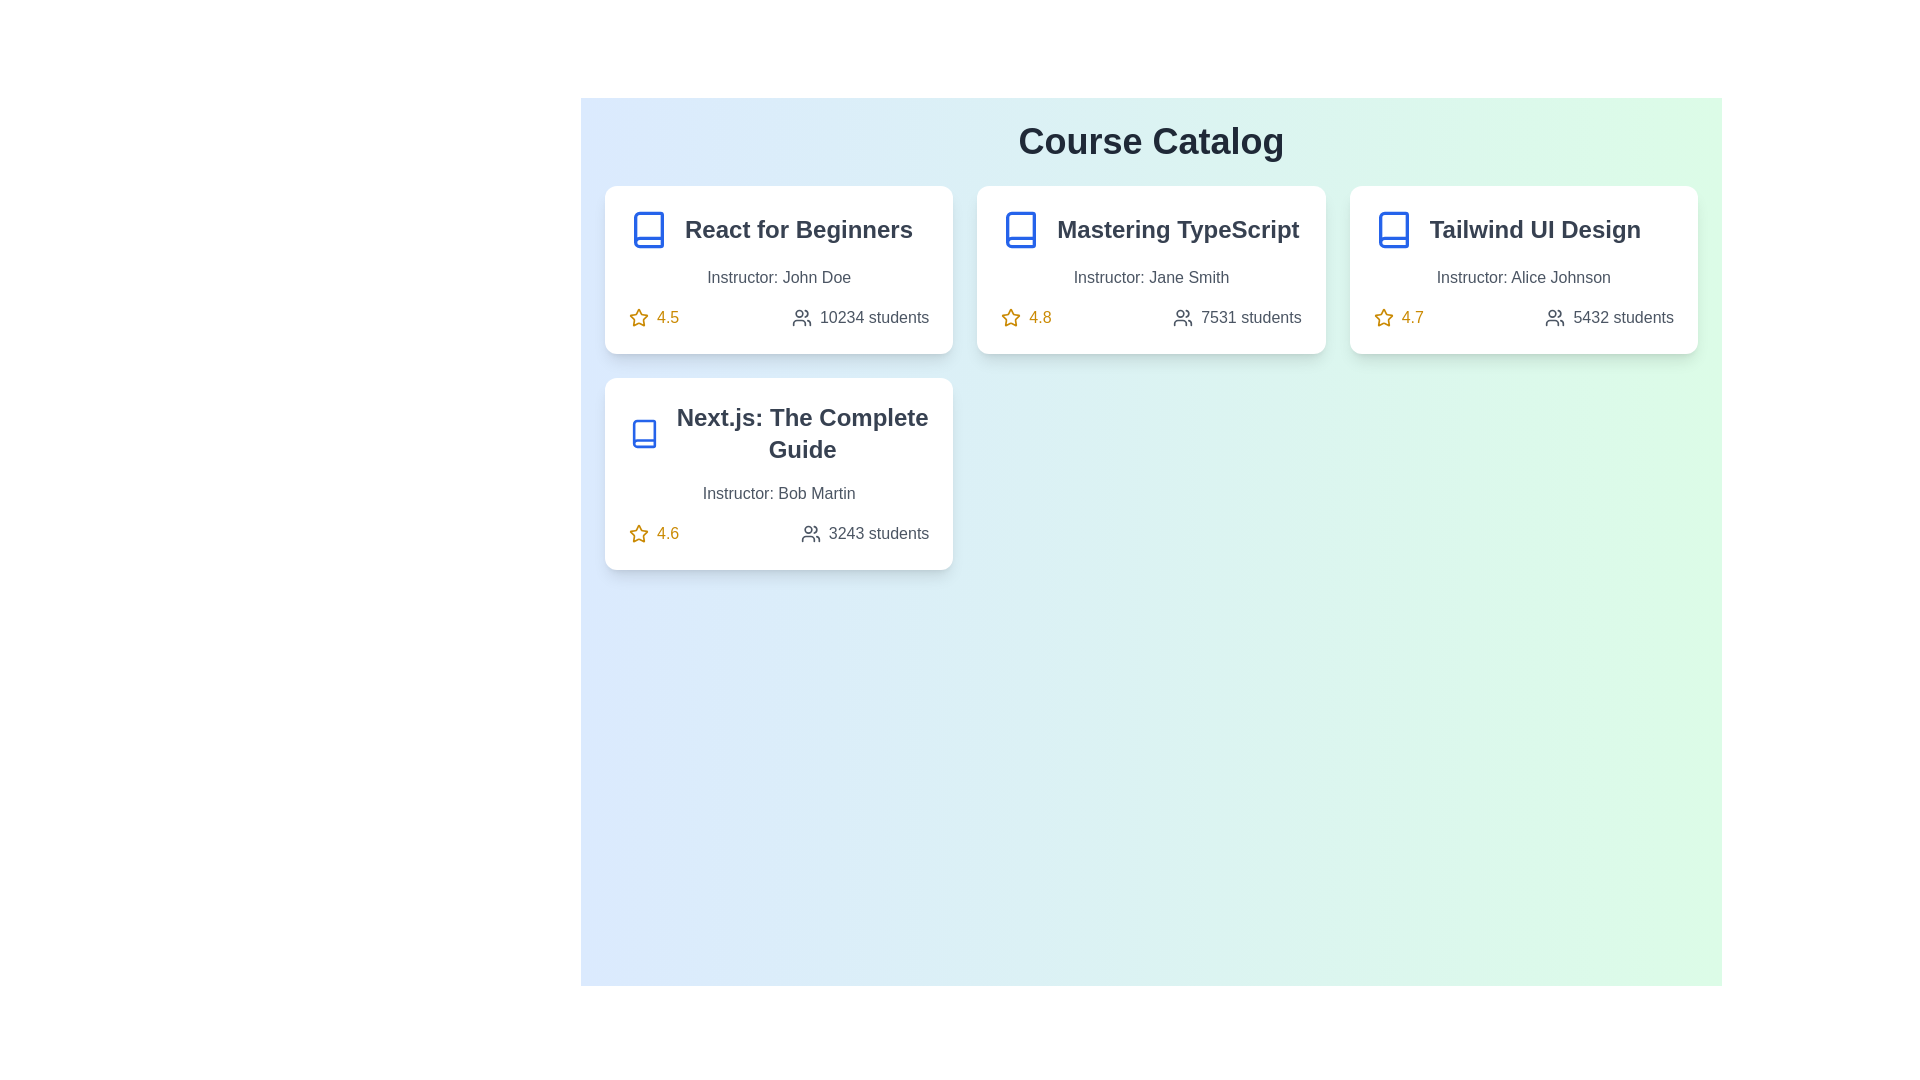 Image resolution: width=1920 pixels, height=1080 pixels. I want to click on the blue book icon located at the top left corner of the 'Tailwind UI Design' card, which features a blue stroke and white fill, so click(1392, 229).